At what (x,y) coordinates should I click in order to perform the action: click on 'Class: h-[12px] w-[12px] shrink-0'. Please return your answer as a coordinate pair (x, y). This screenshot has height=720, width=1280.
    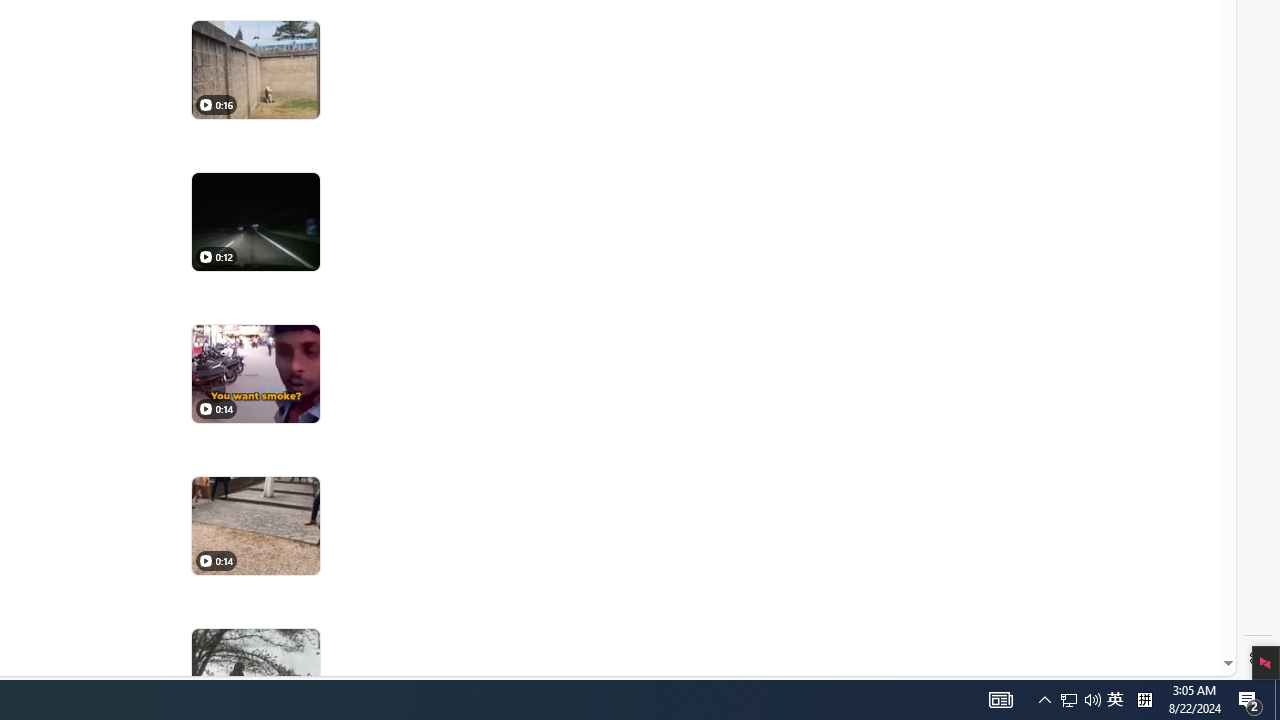
    Looking at the image, I should click on (205, 561).